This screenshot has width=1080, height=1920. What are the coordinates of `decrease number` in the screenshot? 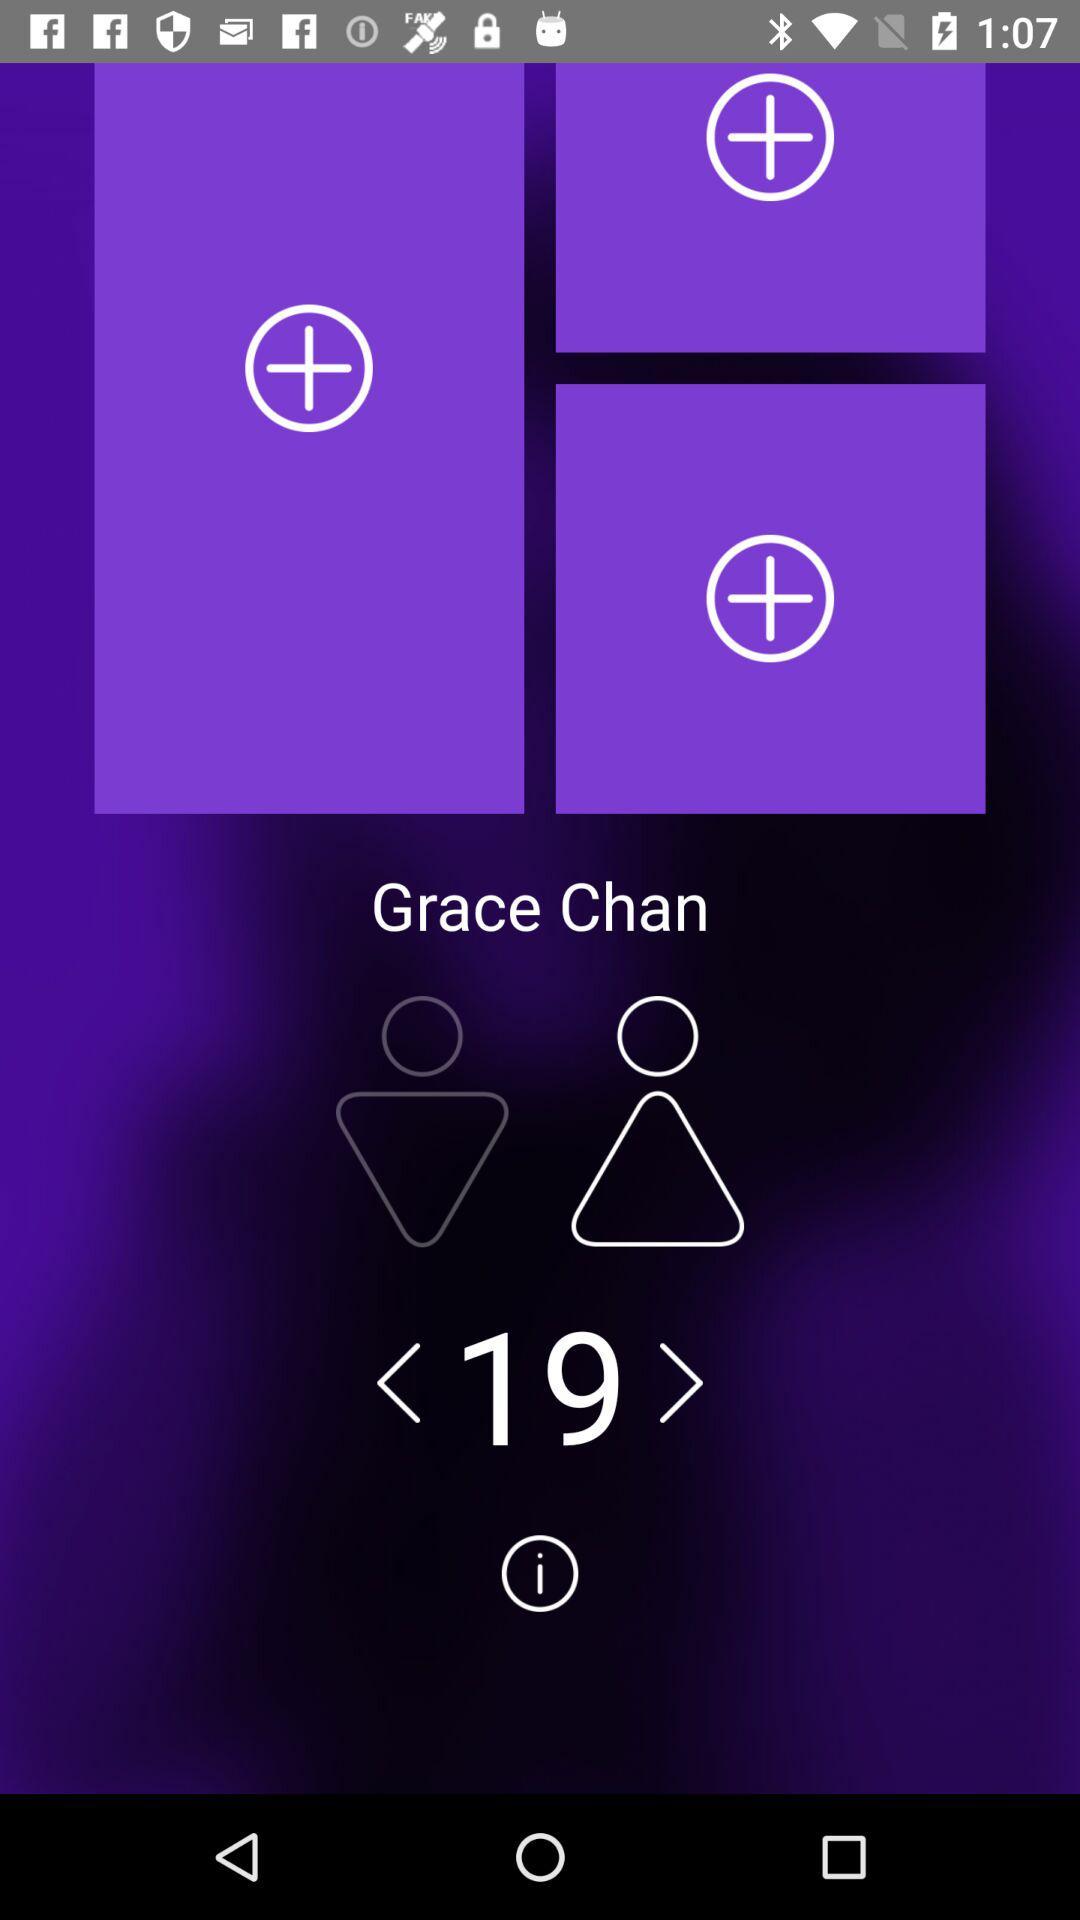 It's located at (398, 1381).